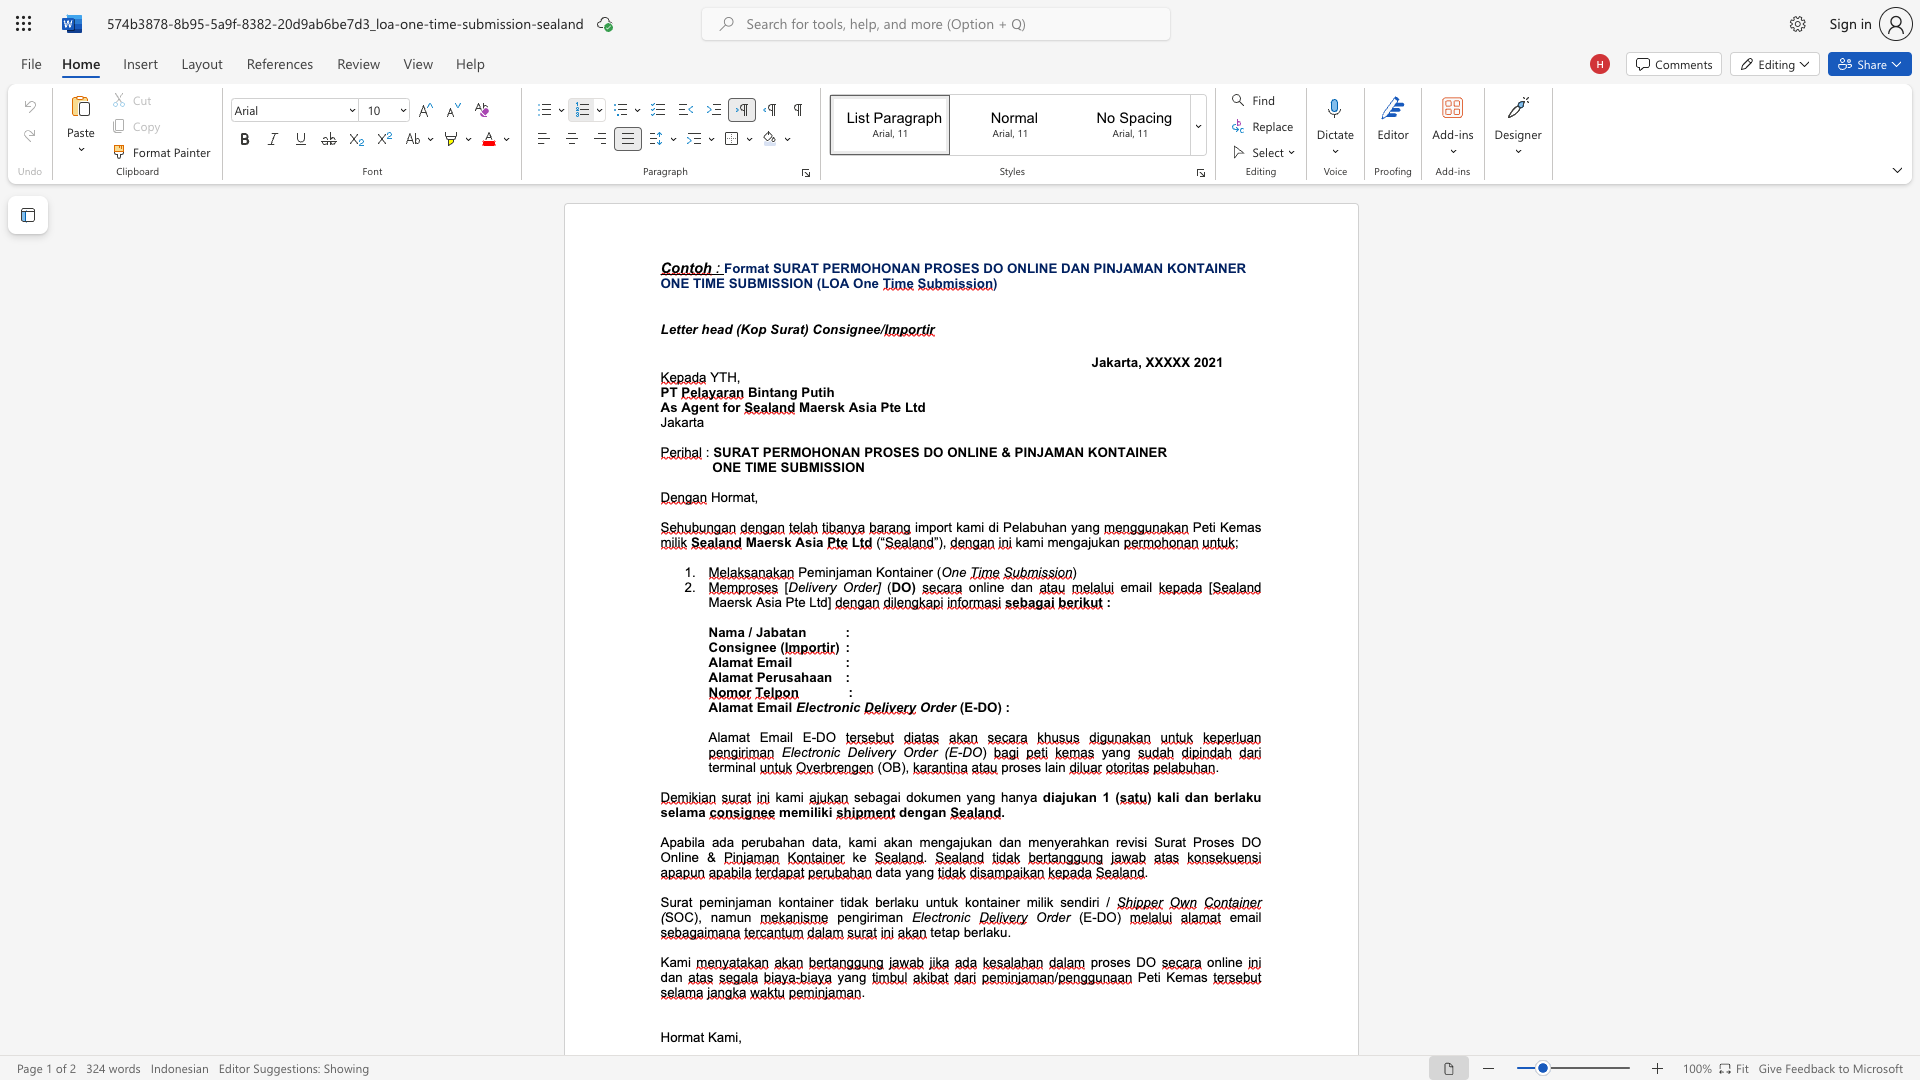 Image resolution: width=1920 pixels, height=1080 pixels. I want to click on the space between the continuous character "l" and "i" in the text, so click(986, 586).